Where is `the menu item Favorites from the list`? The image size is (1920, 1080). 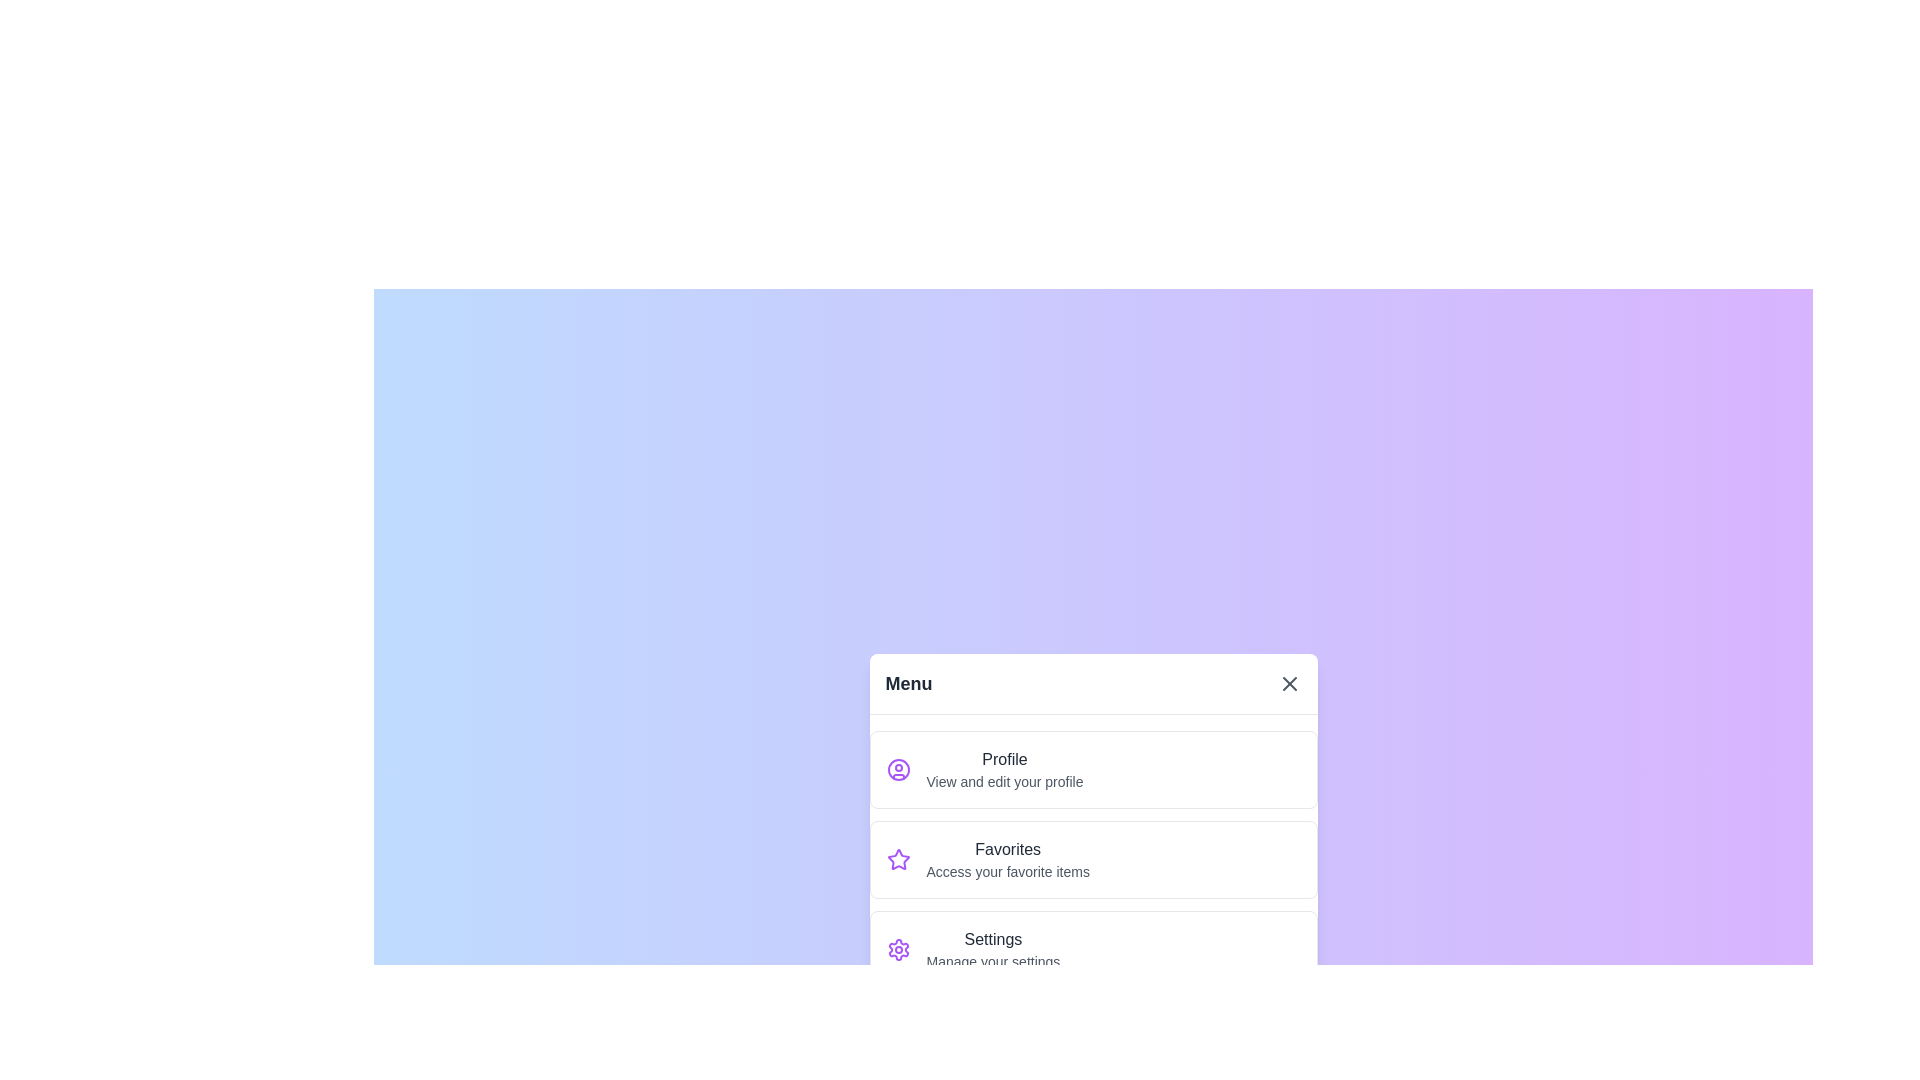 the menu item Favorites from the list is located at coordinates (1092, 858).